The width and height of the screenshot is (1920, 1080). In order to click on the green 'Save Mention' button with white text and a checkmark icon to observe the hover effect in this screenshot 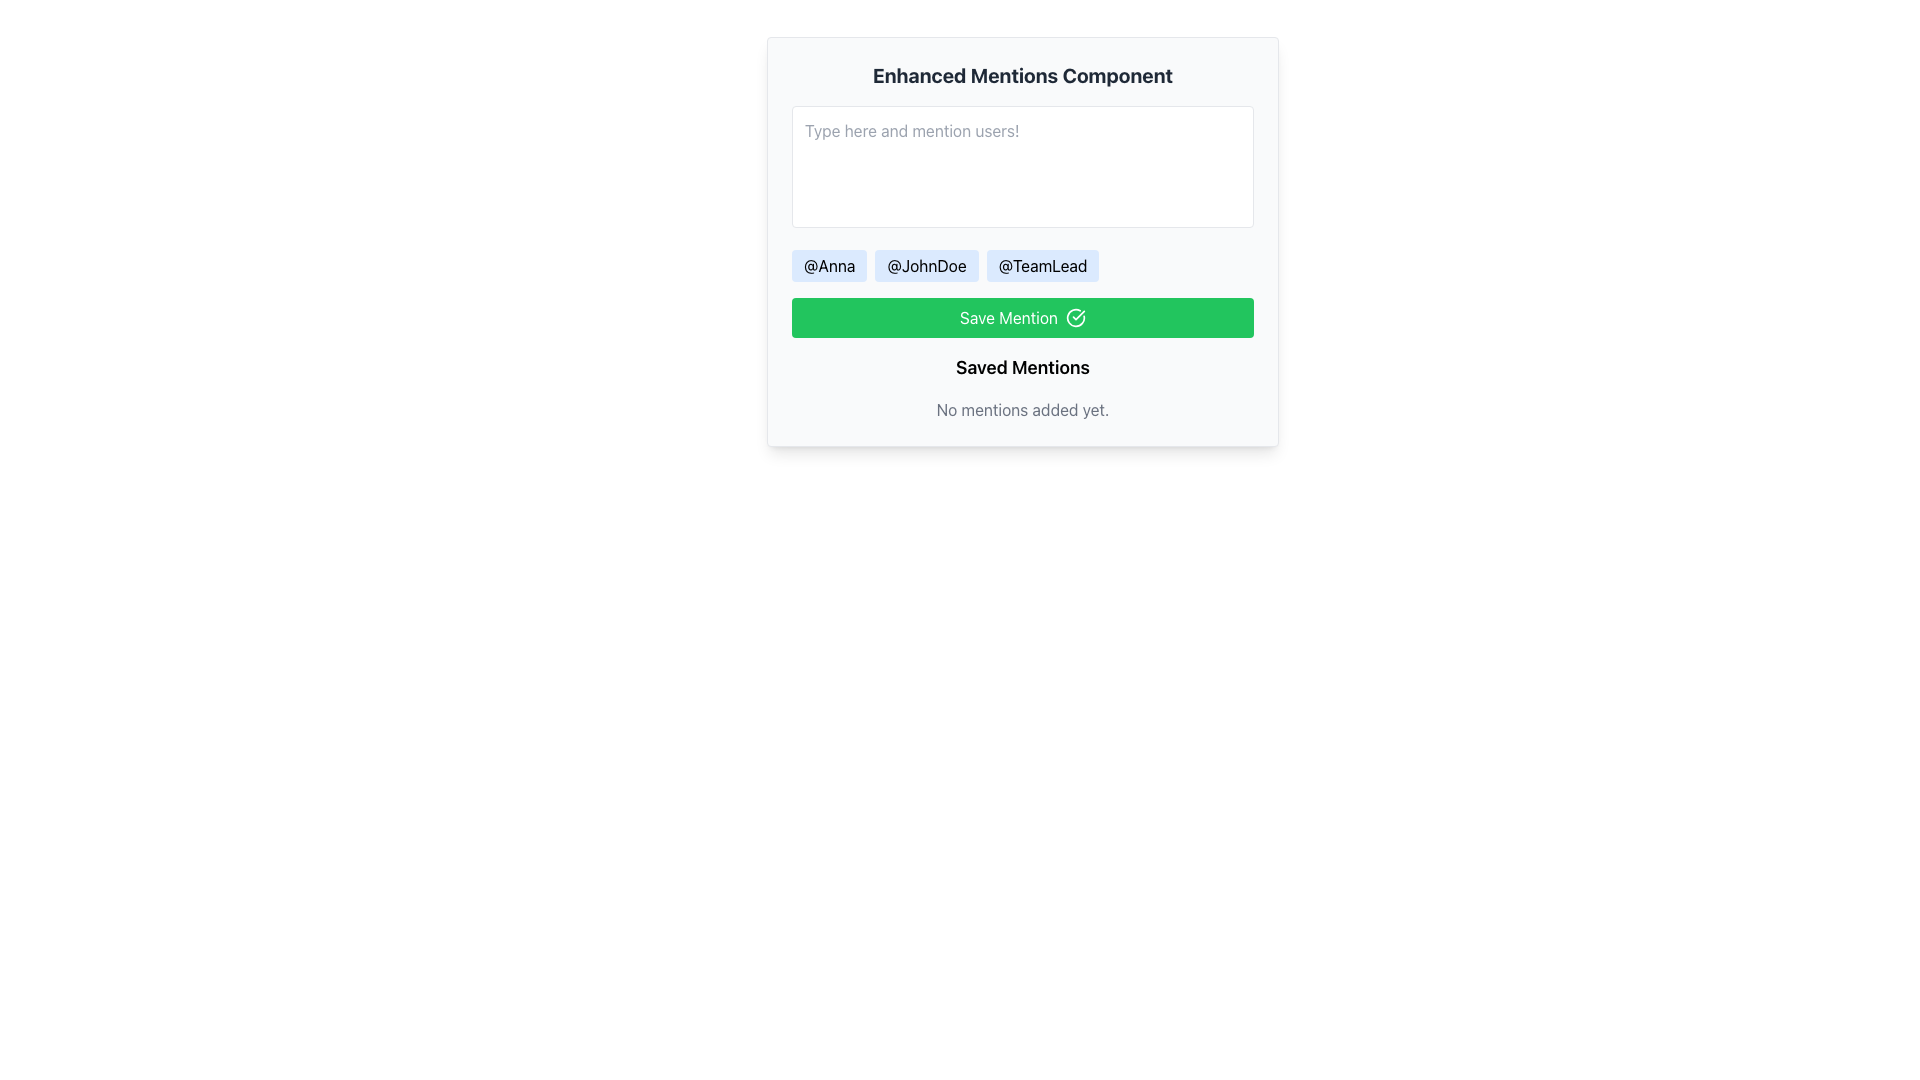, I will do `click(1022, 316)`.